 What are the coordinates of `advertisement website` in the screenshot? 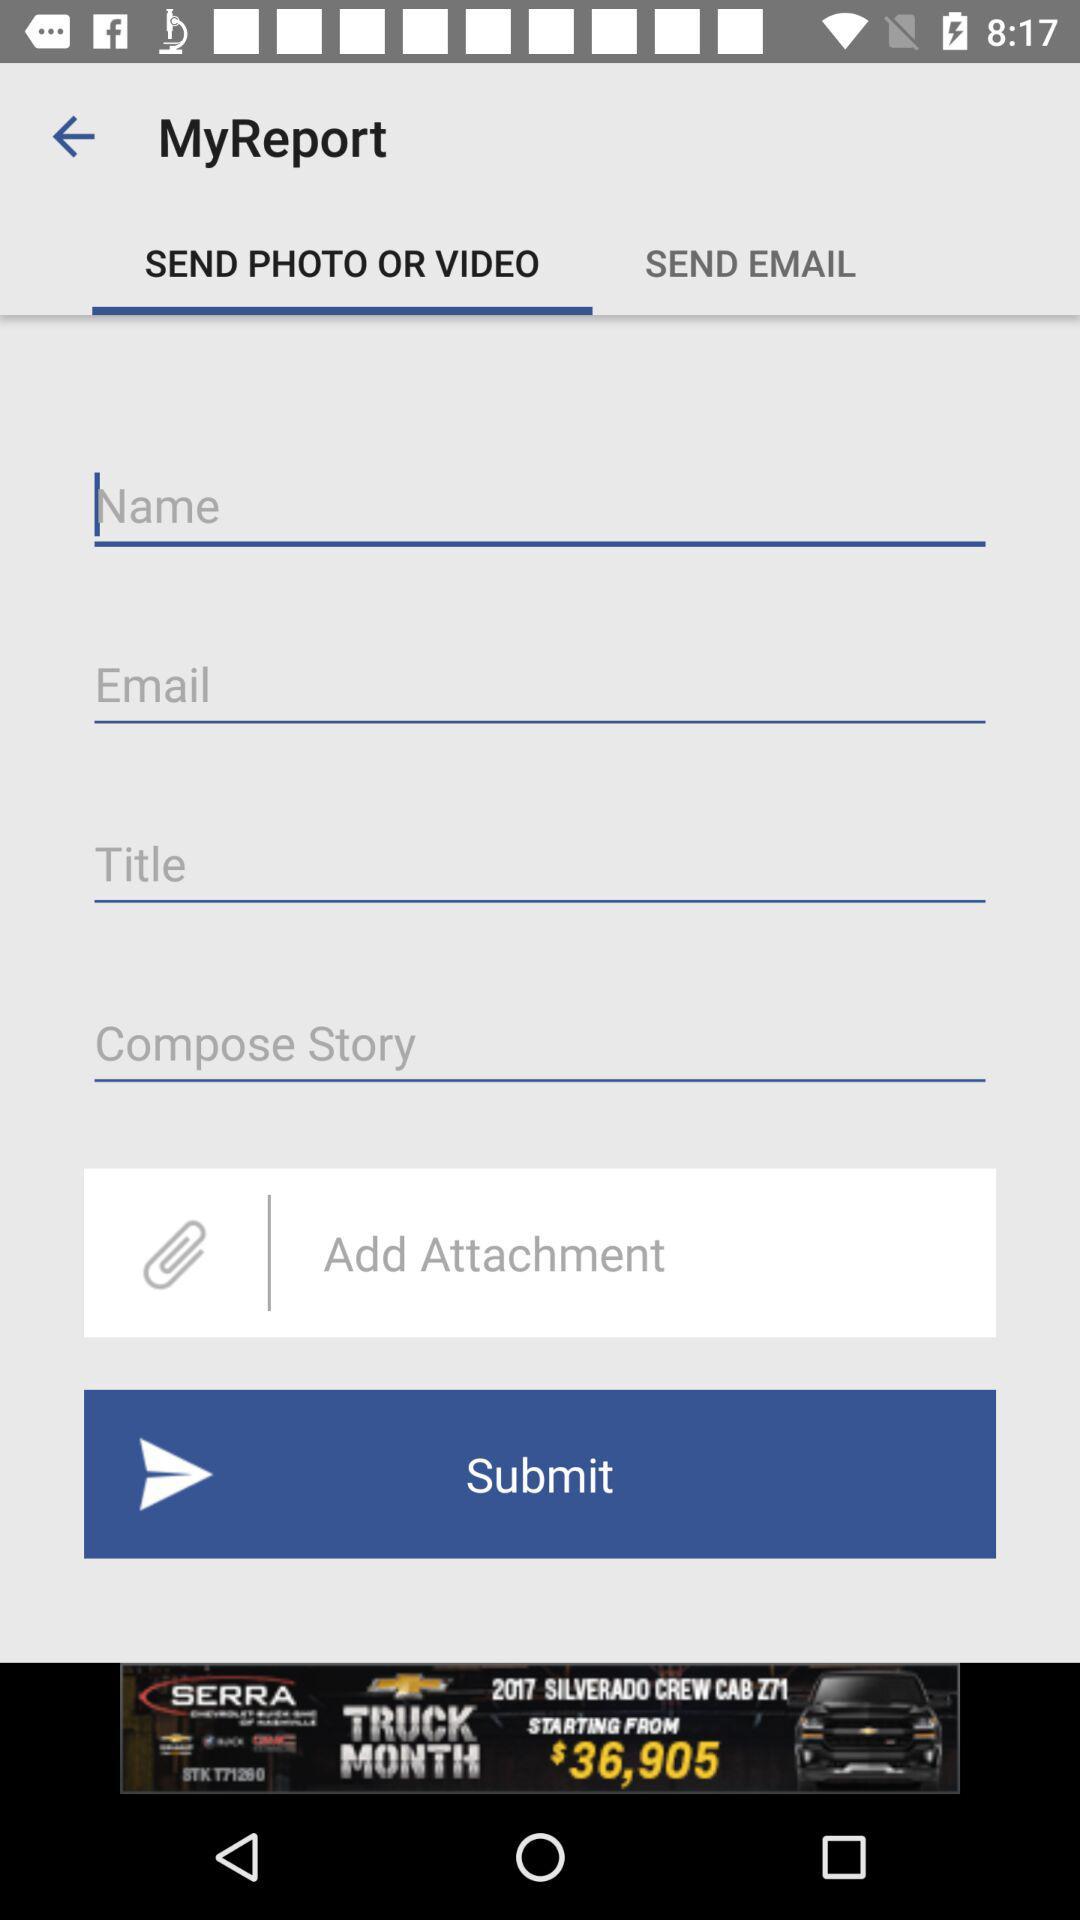 It's located at (540, 1727).